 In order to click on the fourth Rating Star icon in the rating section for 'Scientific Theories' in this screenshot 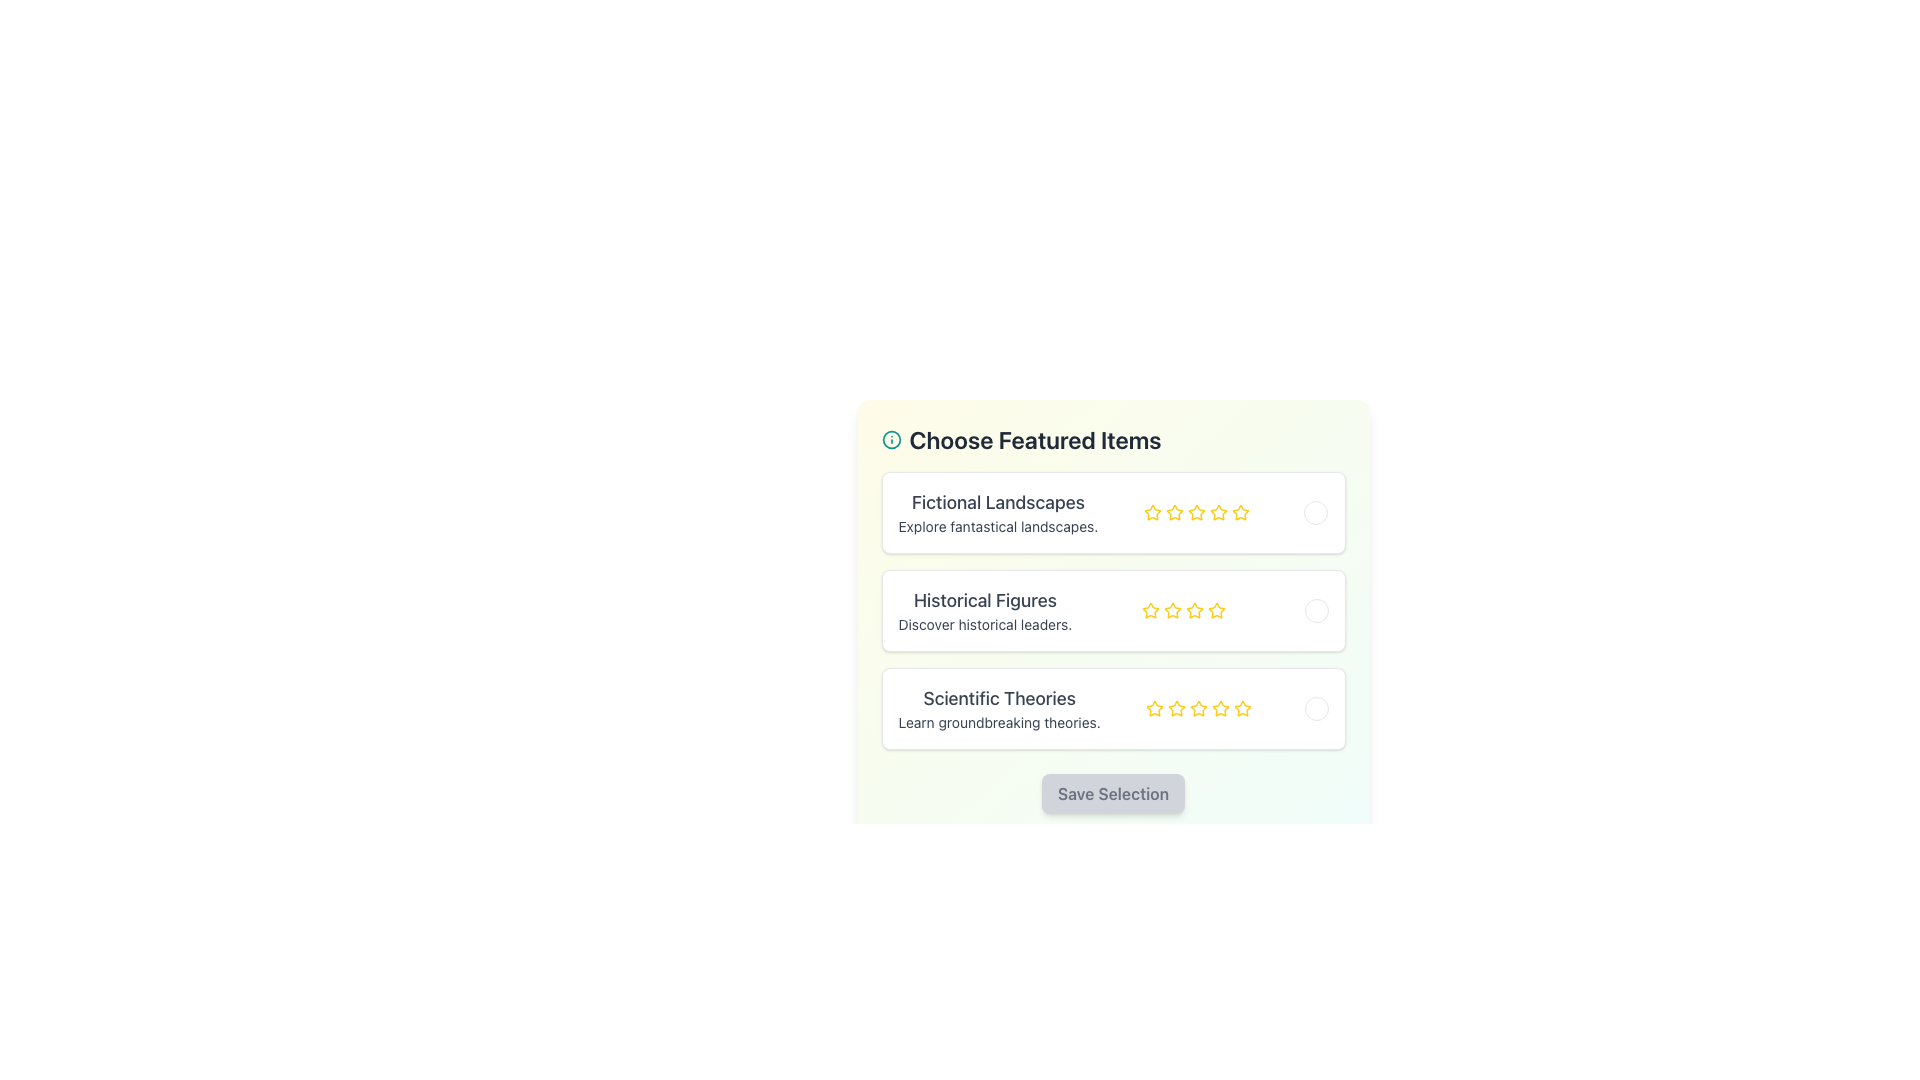, I will do `click(1198, 708)`.